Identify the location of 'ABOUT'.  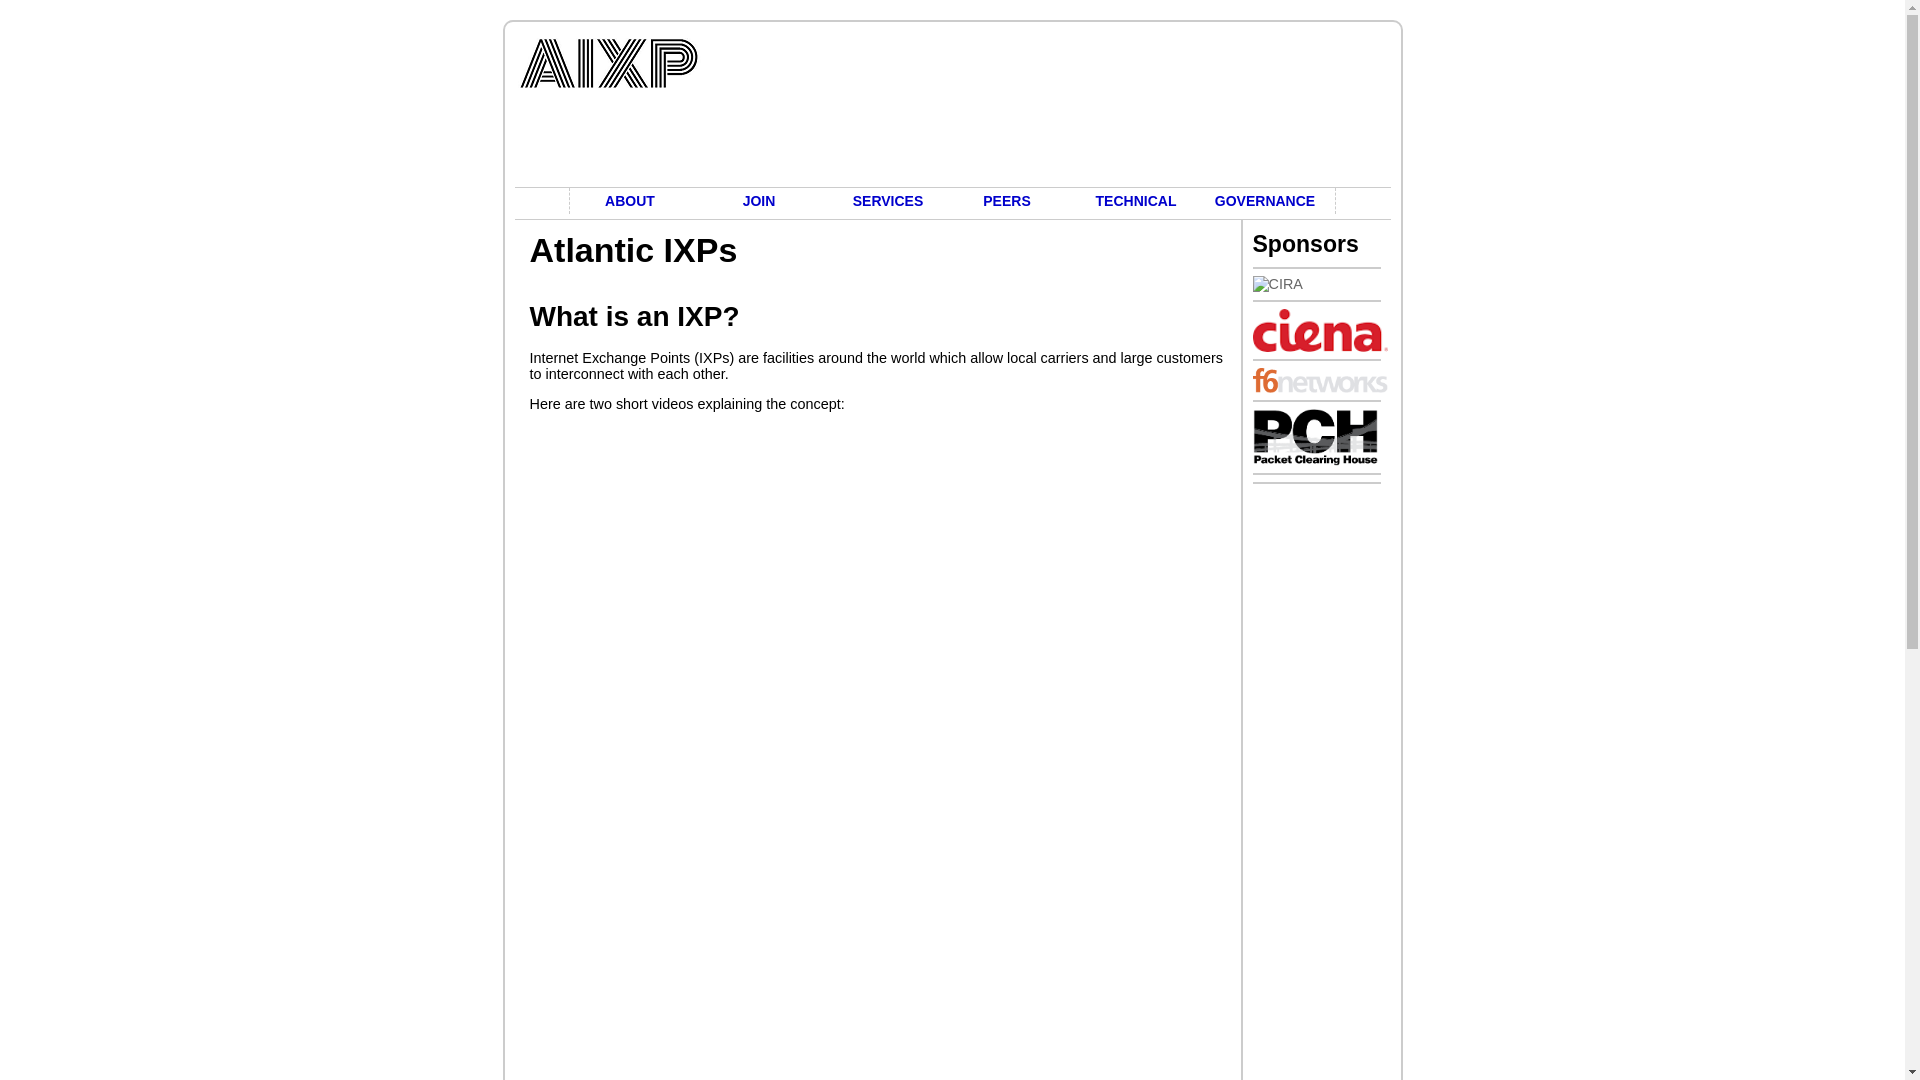
(633, 200).